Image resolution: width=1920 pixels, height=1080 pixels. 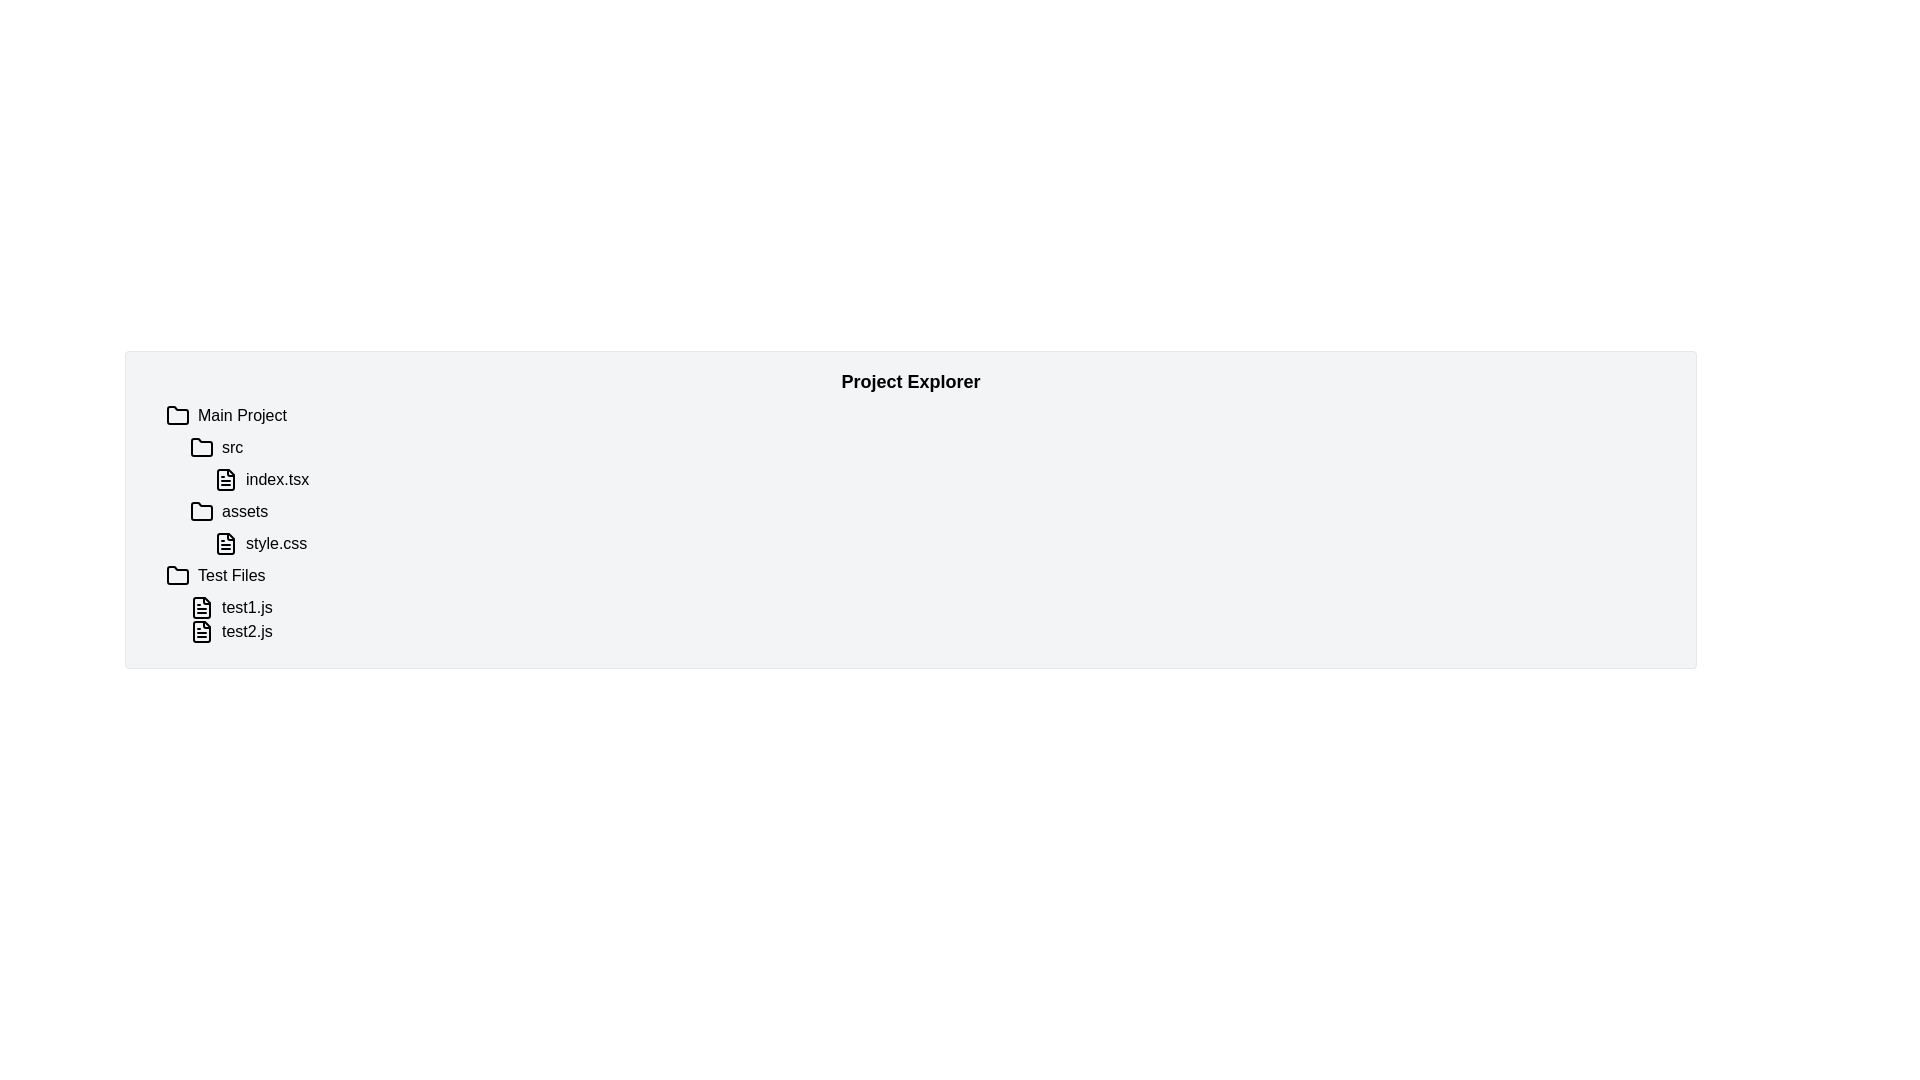 I want to click on the text label 'test1.js' associated with the file icon in the file explorer interface, so click(x=246, y=607).